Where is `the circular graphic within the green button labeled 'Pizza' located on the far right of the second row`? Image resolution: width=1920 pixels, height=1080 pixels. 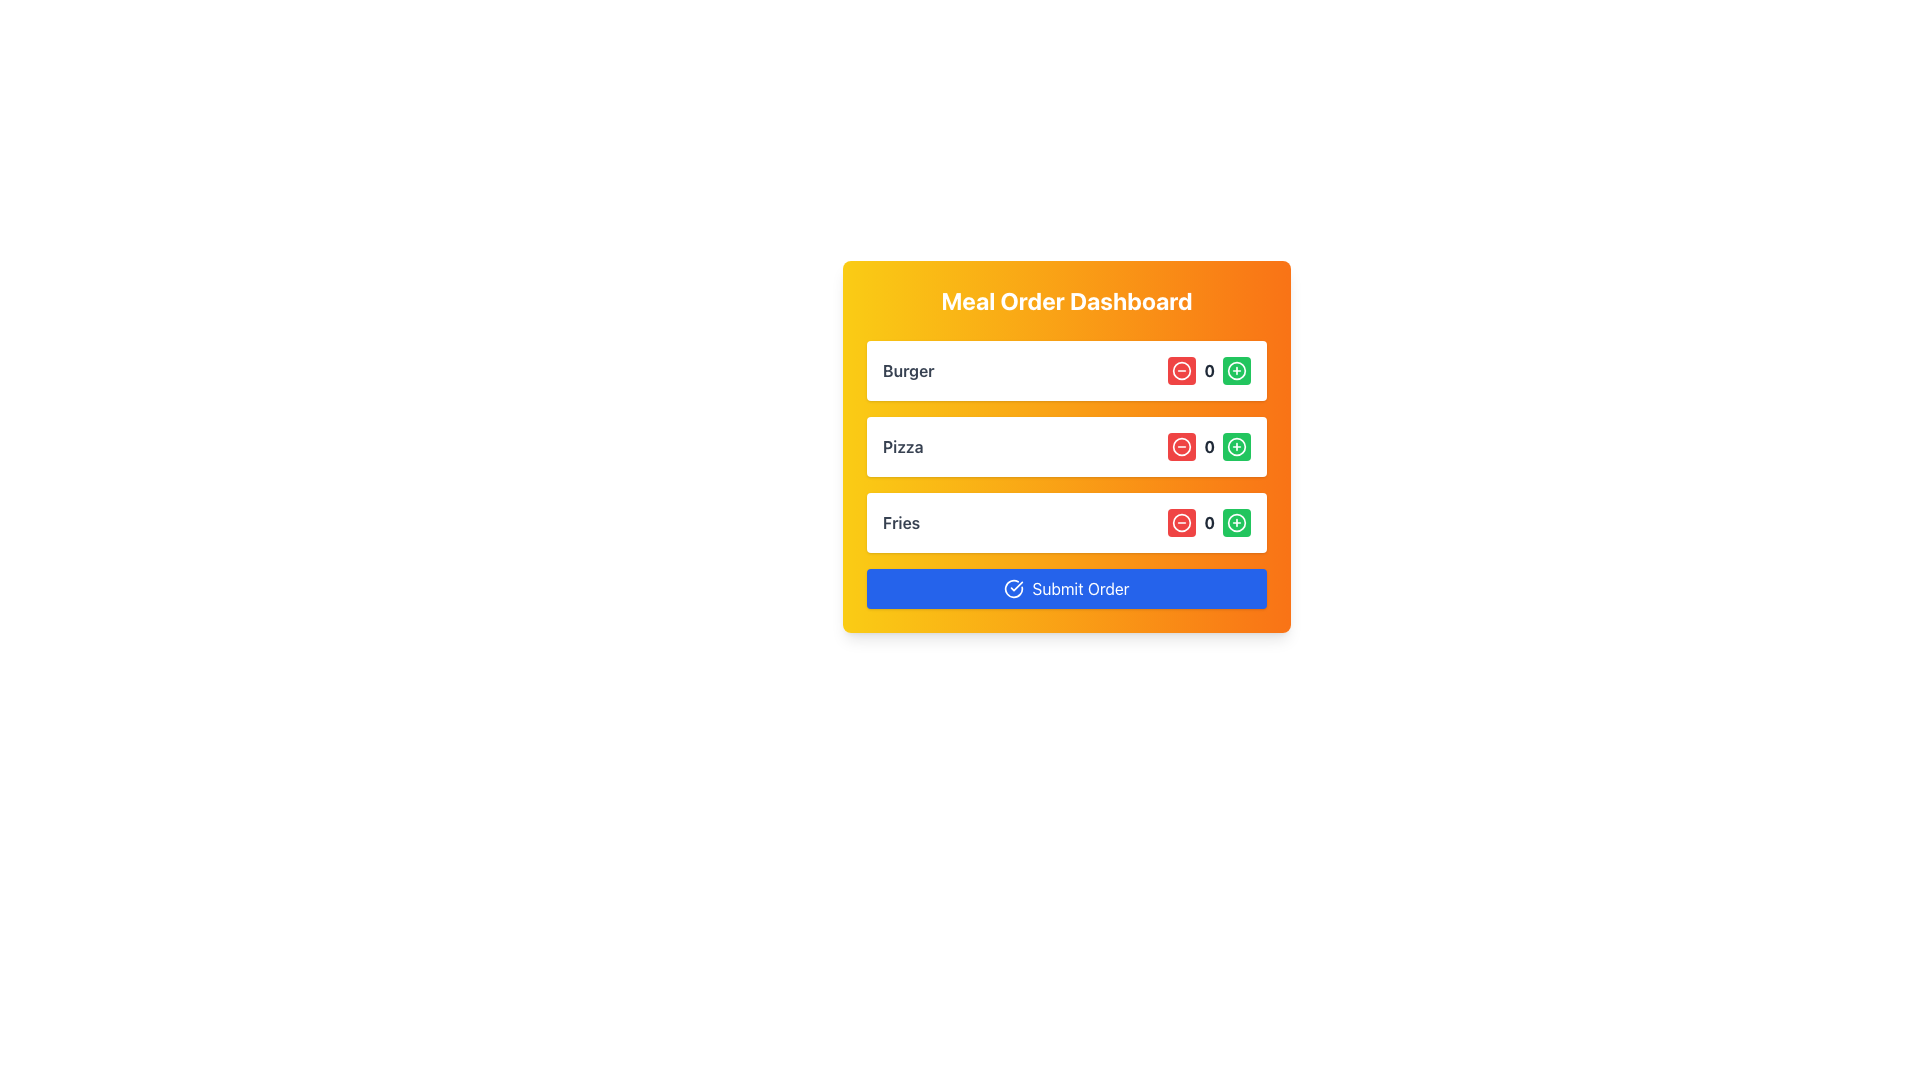
the circular graphic within the green button labeled 'Pizza' located on the far right of the second row is located at coordinates (1236, 446).